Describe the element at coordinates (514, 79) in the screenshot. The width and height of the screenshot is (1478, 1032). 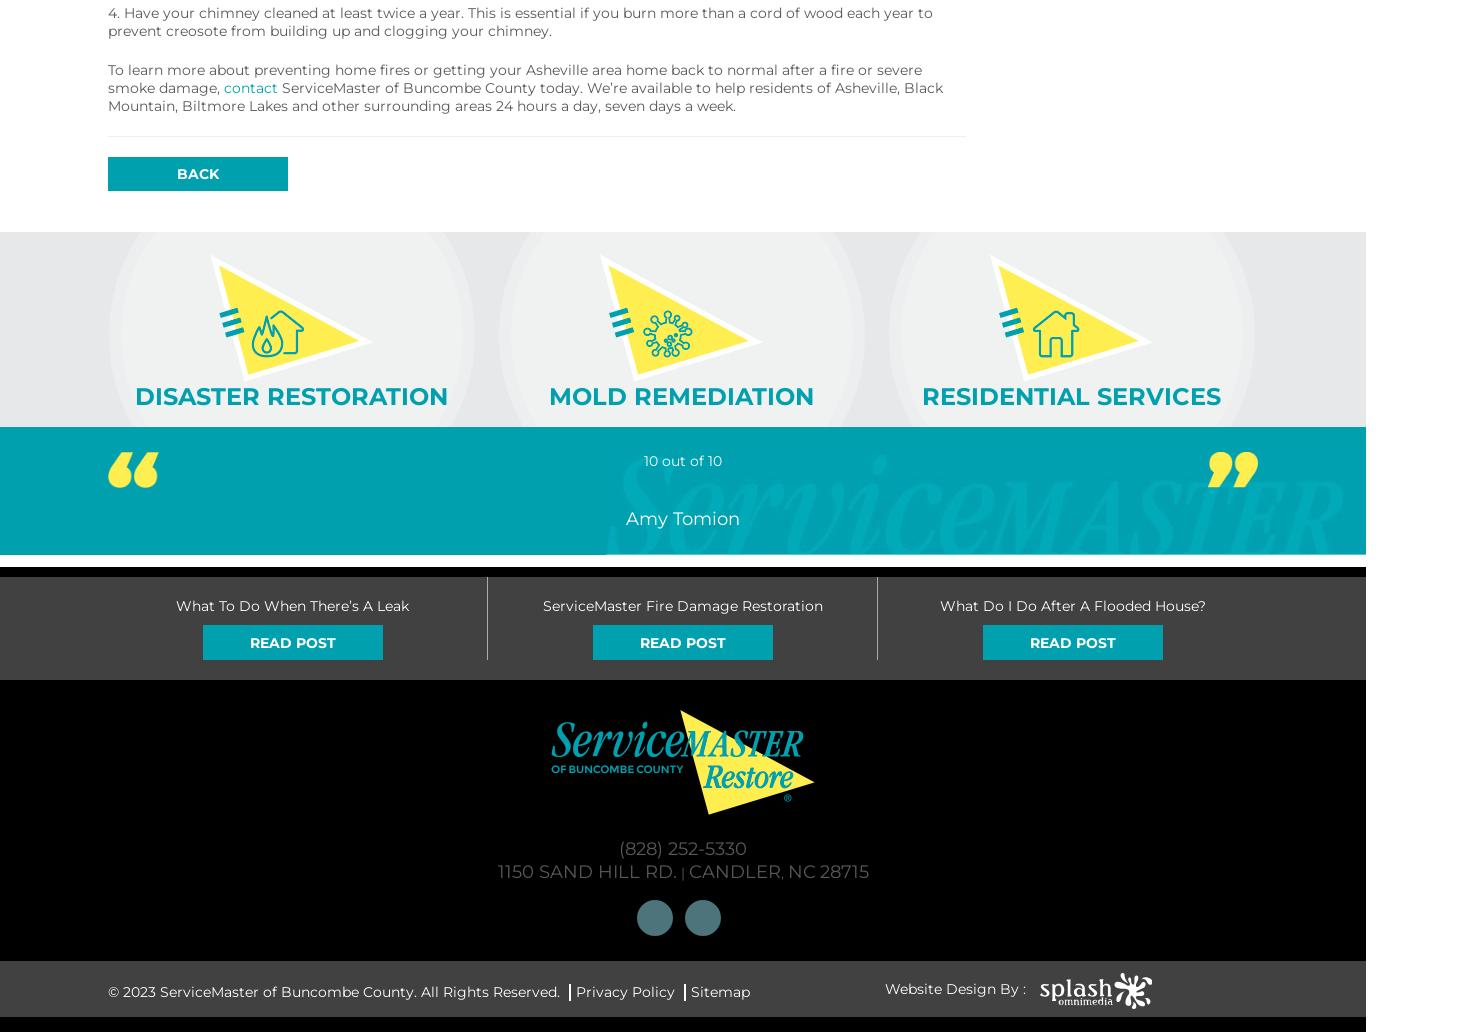
I see `'To learn more about preventing home fires or getting your Asheville area home back to normal after a fire or severe smoke damage,'` at that location.